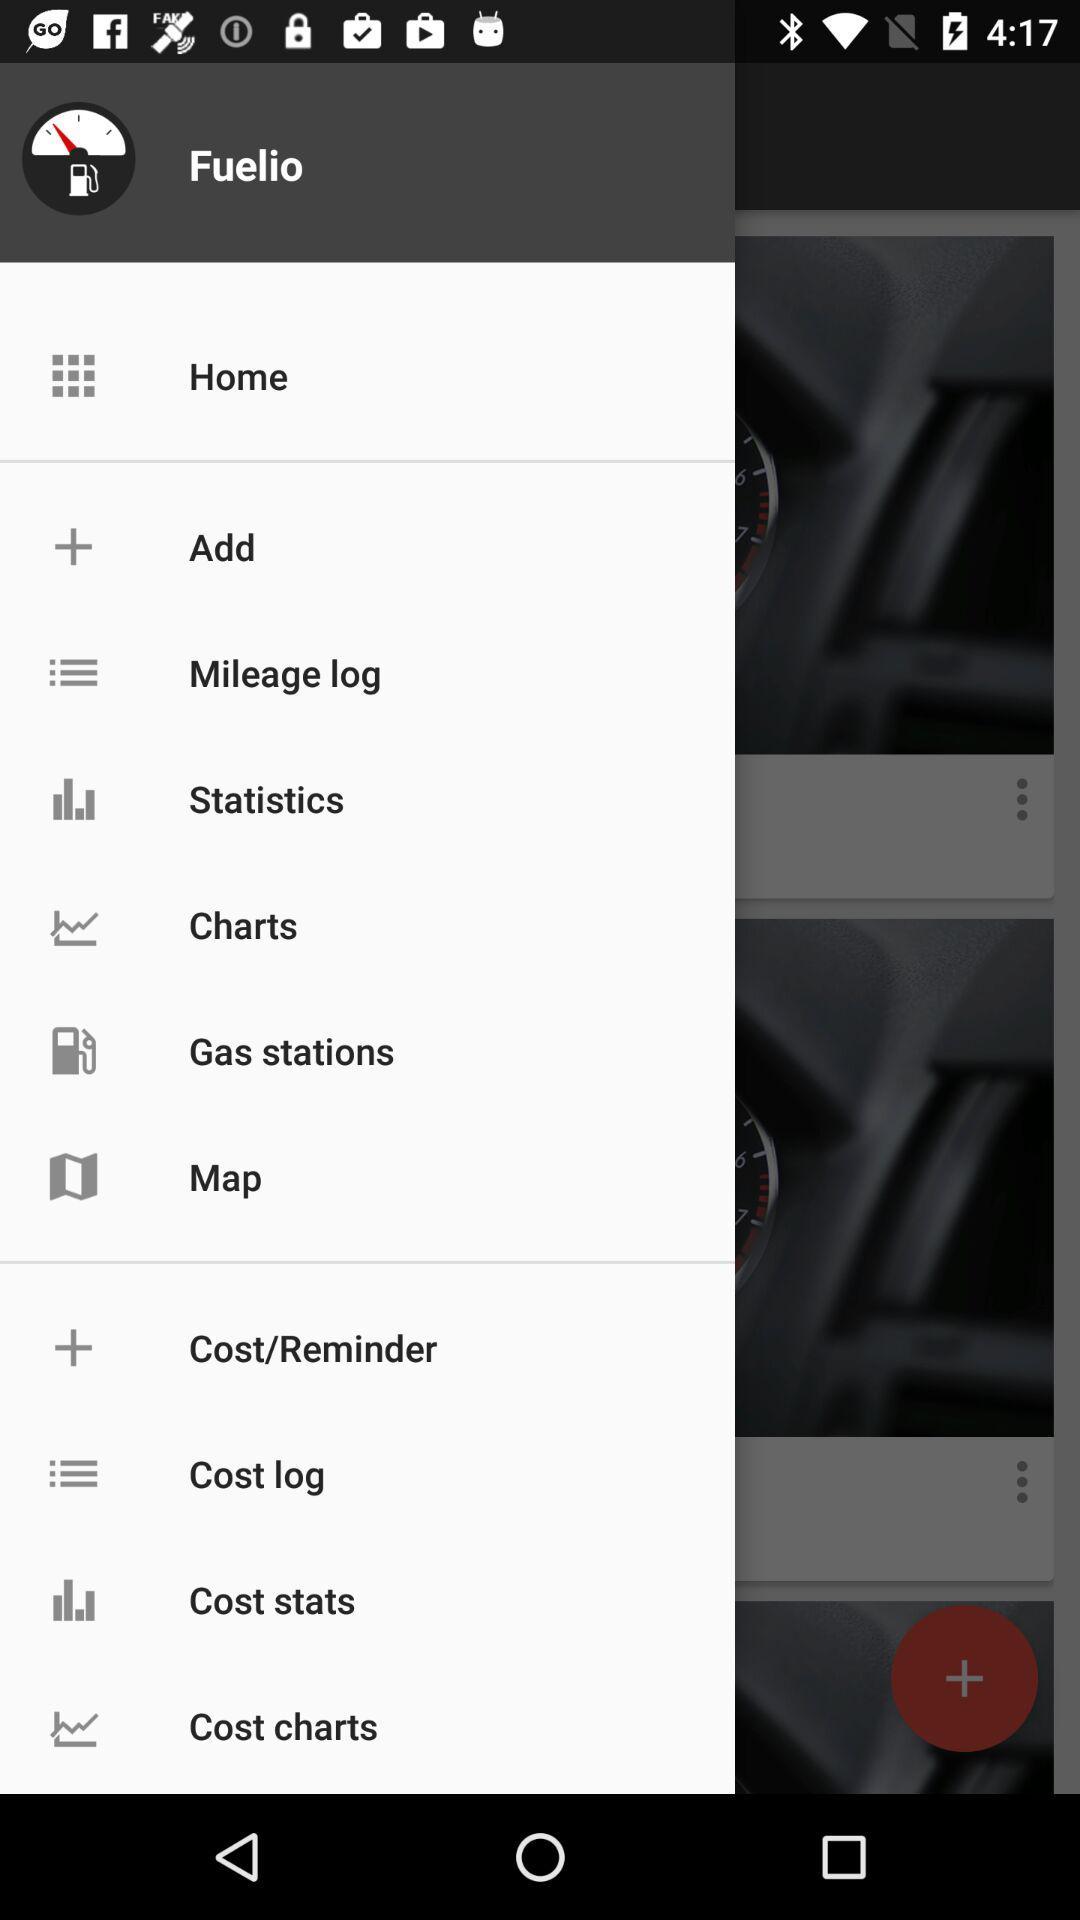 The image size is (1080, 1920). I want to click on more button in second image, so click(1022, 1482).